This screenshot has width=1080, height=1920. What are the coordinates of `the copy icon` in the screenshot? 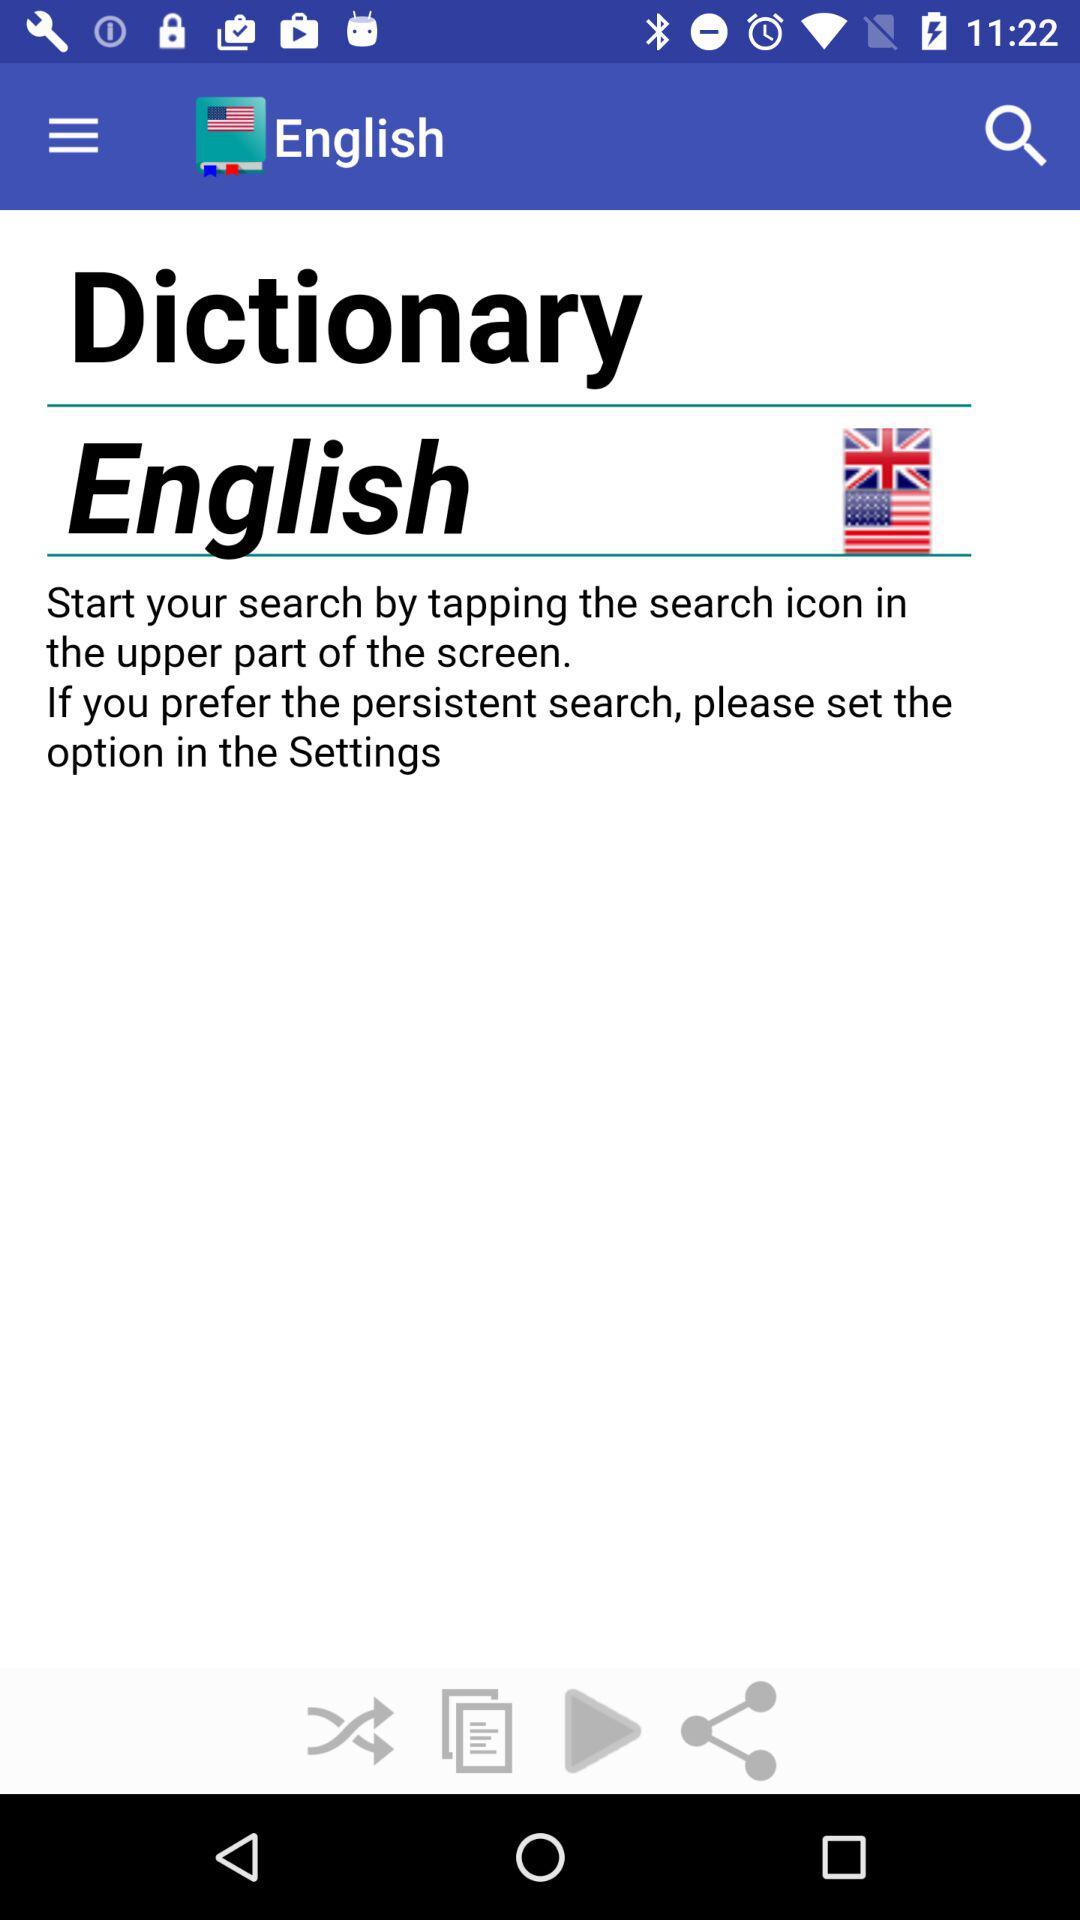 It's located at (477, 1730).